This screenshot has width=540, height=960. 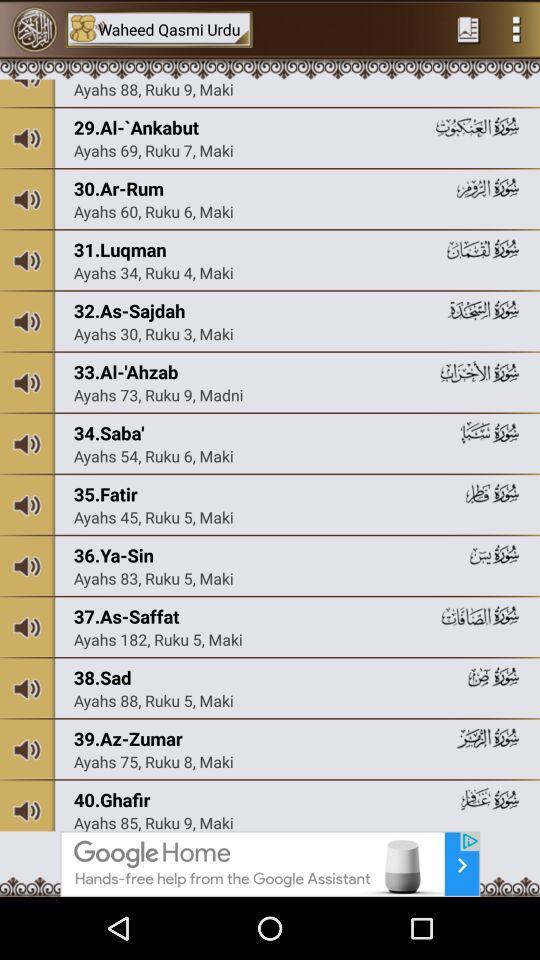 What do you see at coordinates (468, 28) in the screenshot?
I see `home page` at bounding box center [468, 28].